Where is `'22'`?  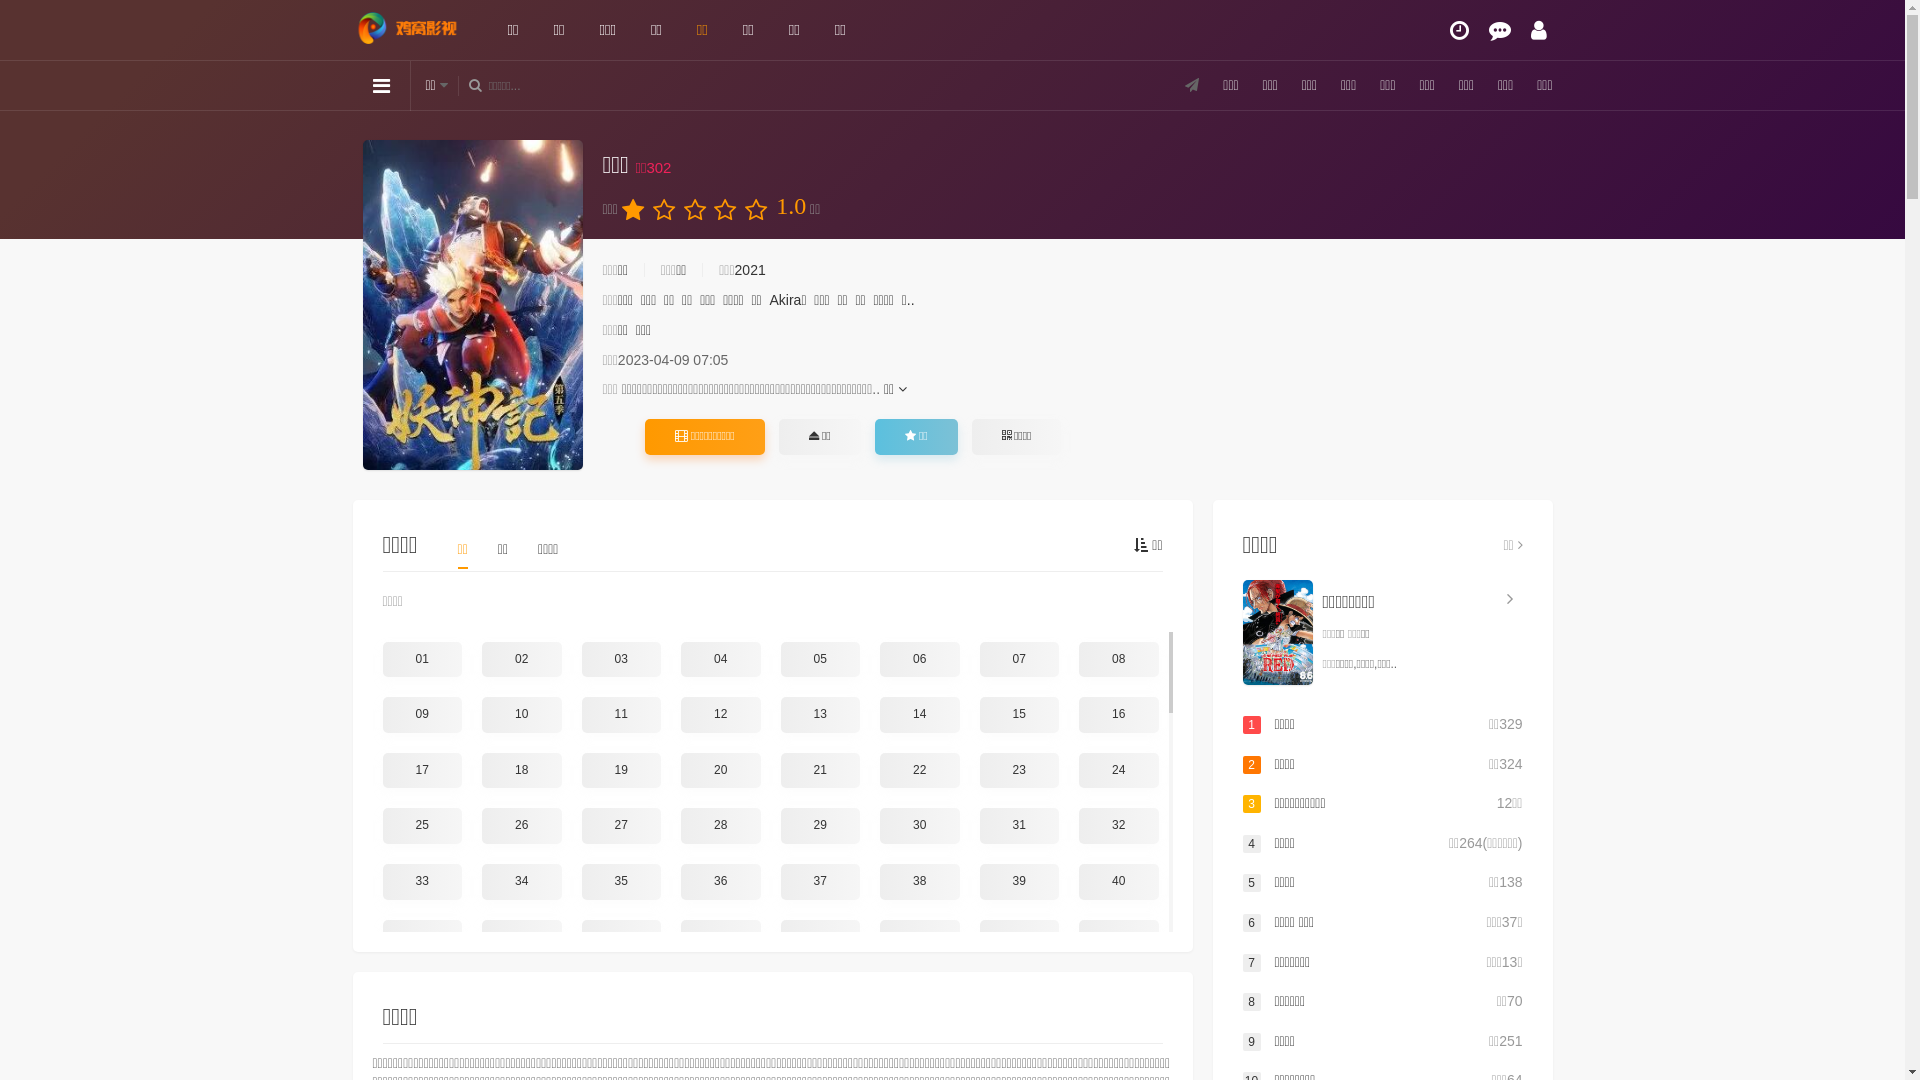
'22' is located at coordinates (879, 770).